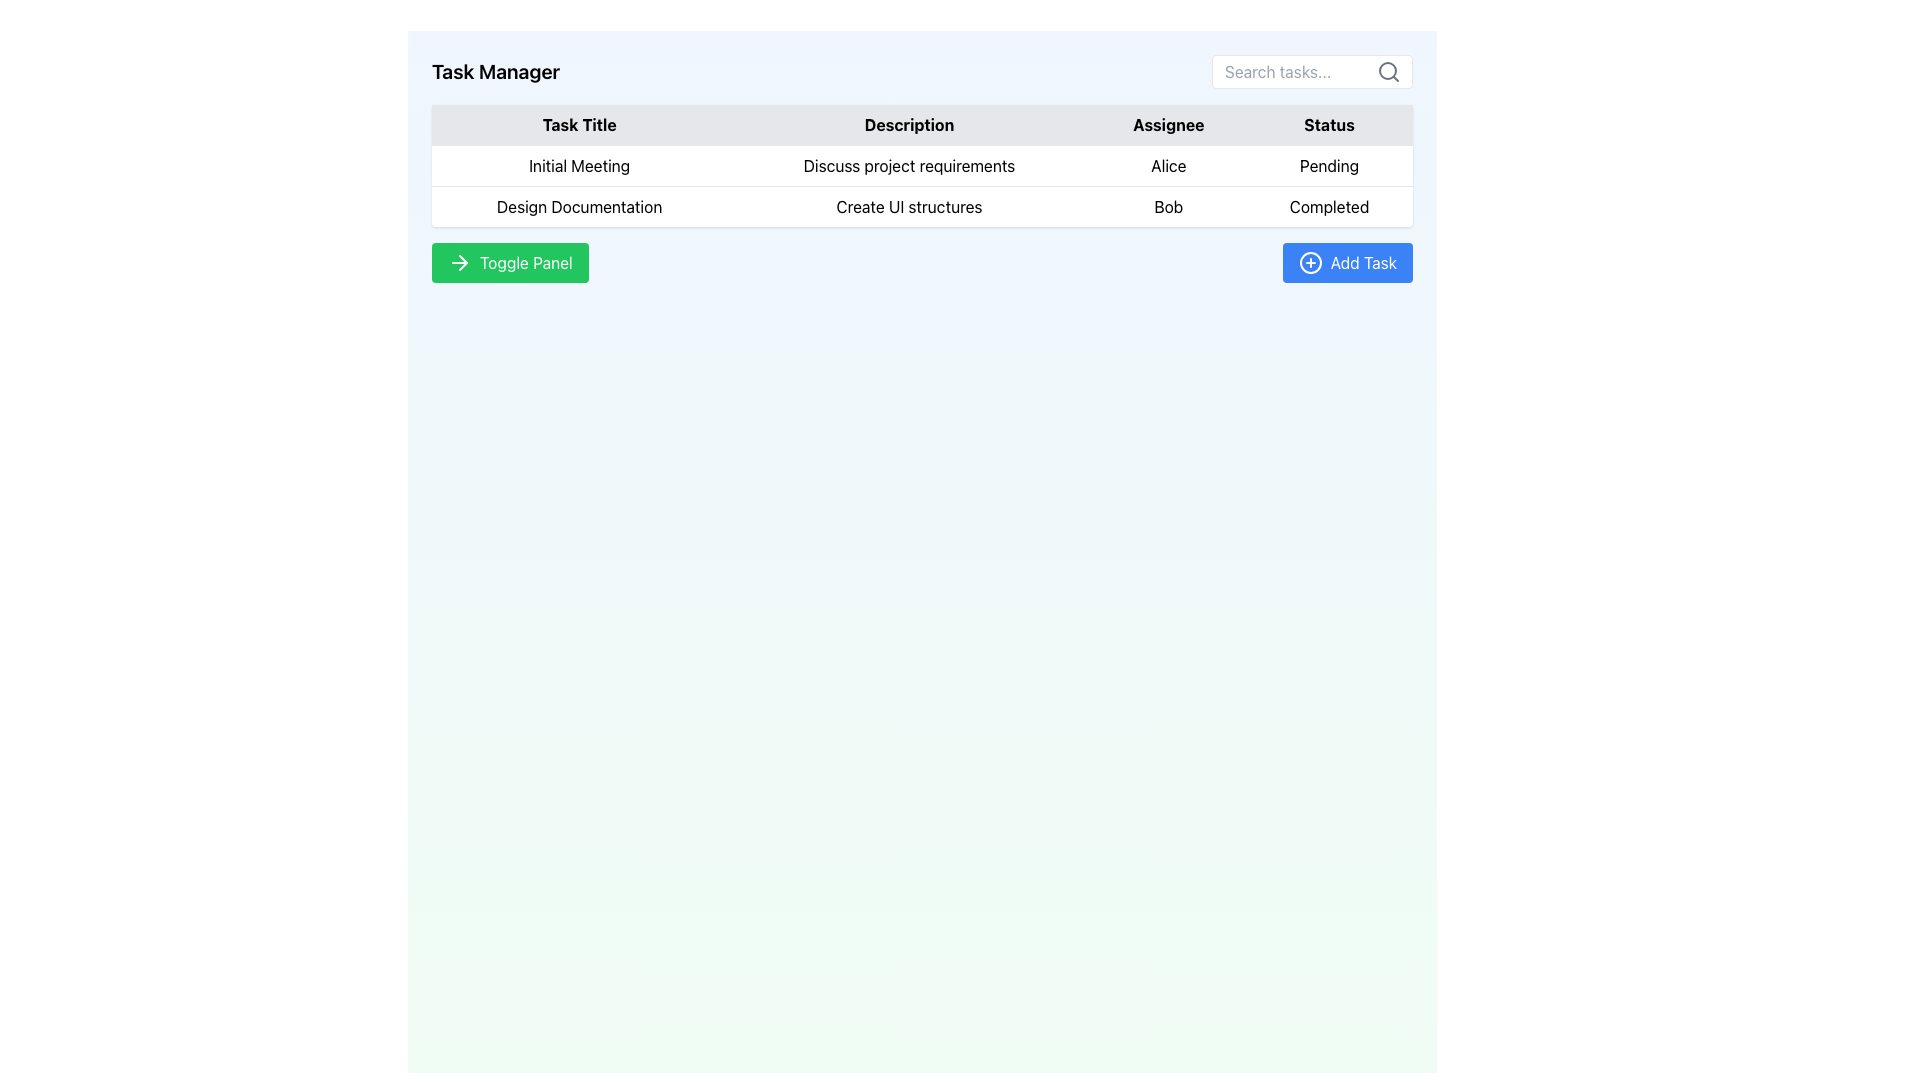 This screenshot has height=1080, width=1920. I want to click on text content of the table cell displaying 'Create UI structures' located in the second row under the 'Description' column, so click(908, 206).